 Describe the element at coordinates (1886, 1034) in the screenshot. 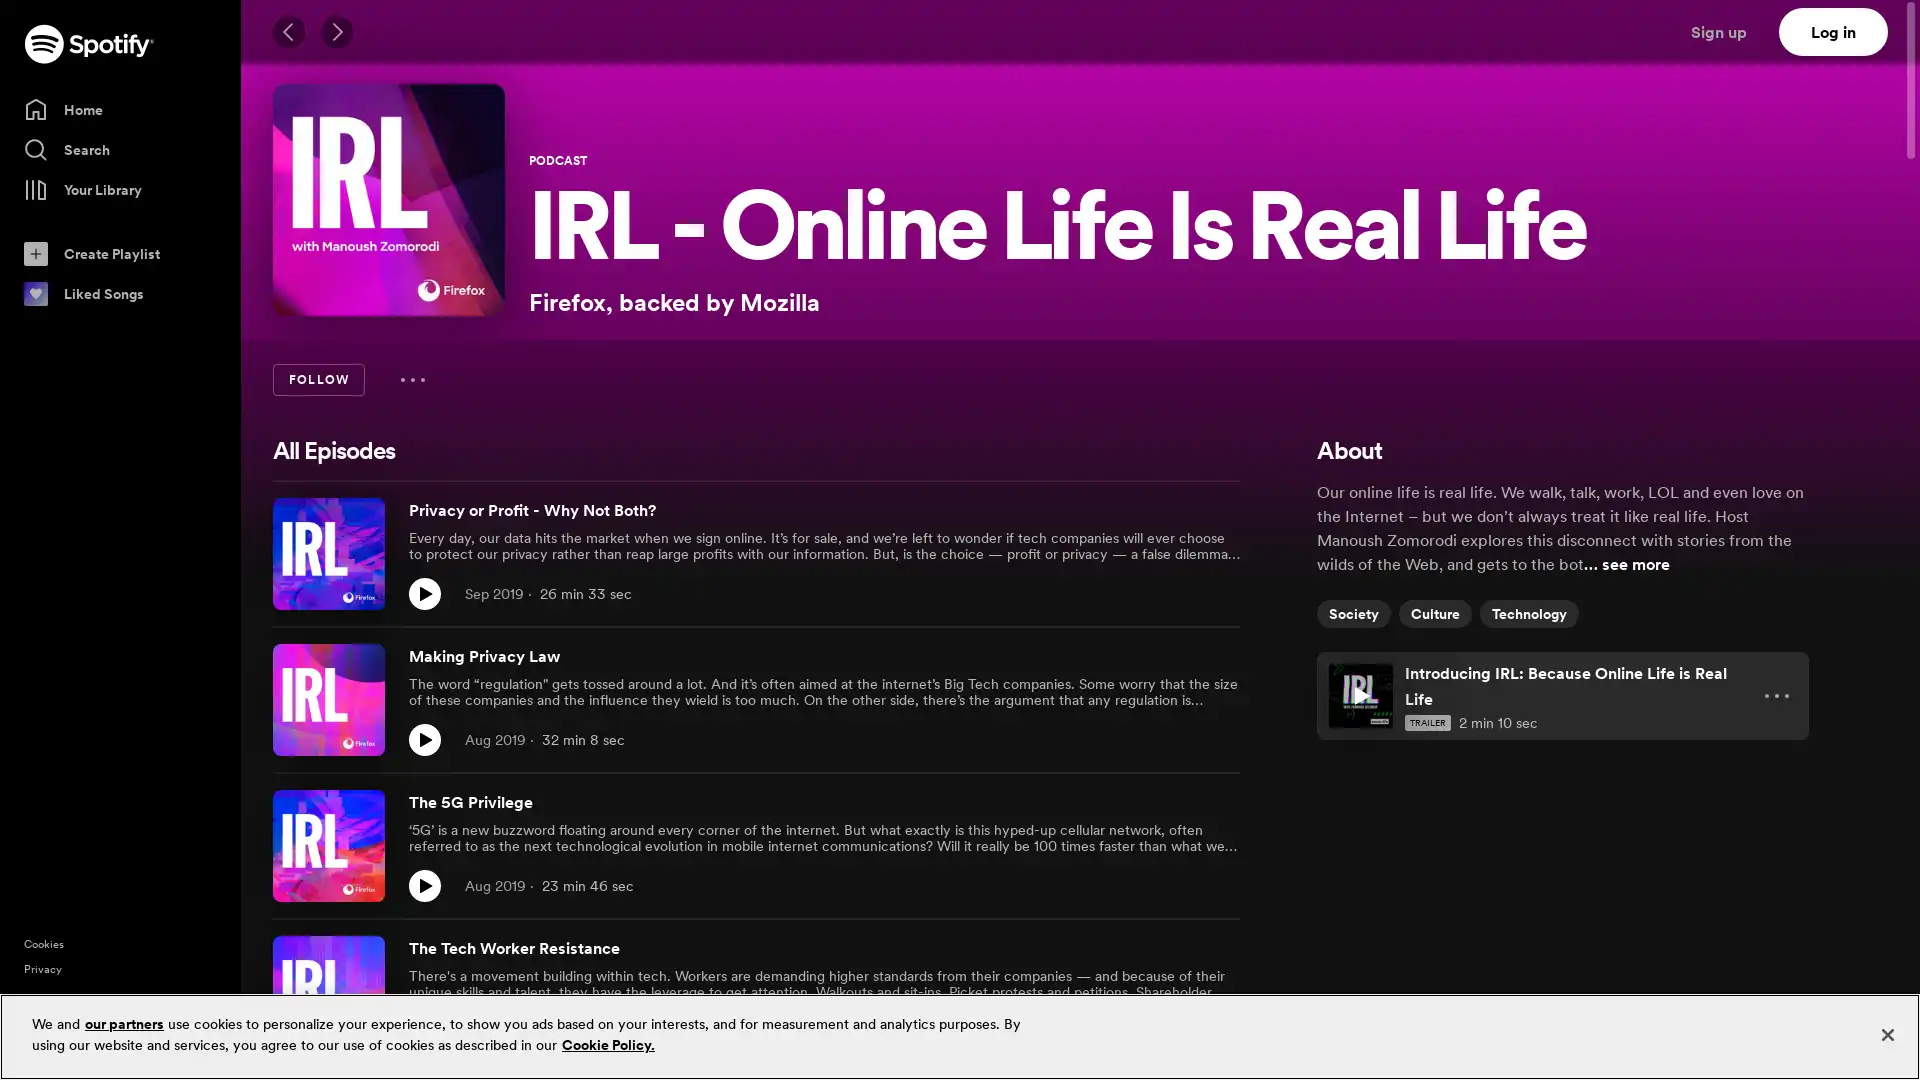

I see `Close` at that location.